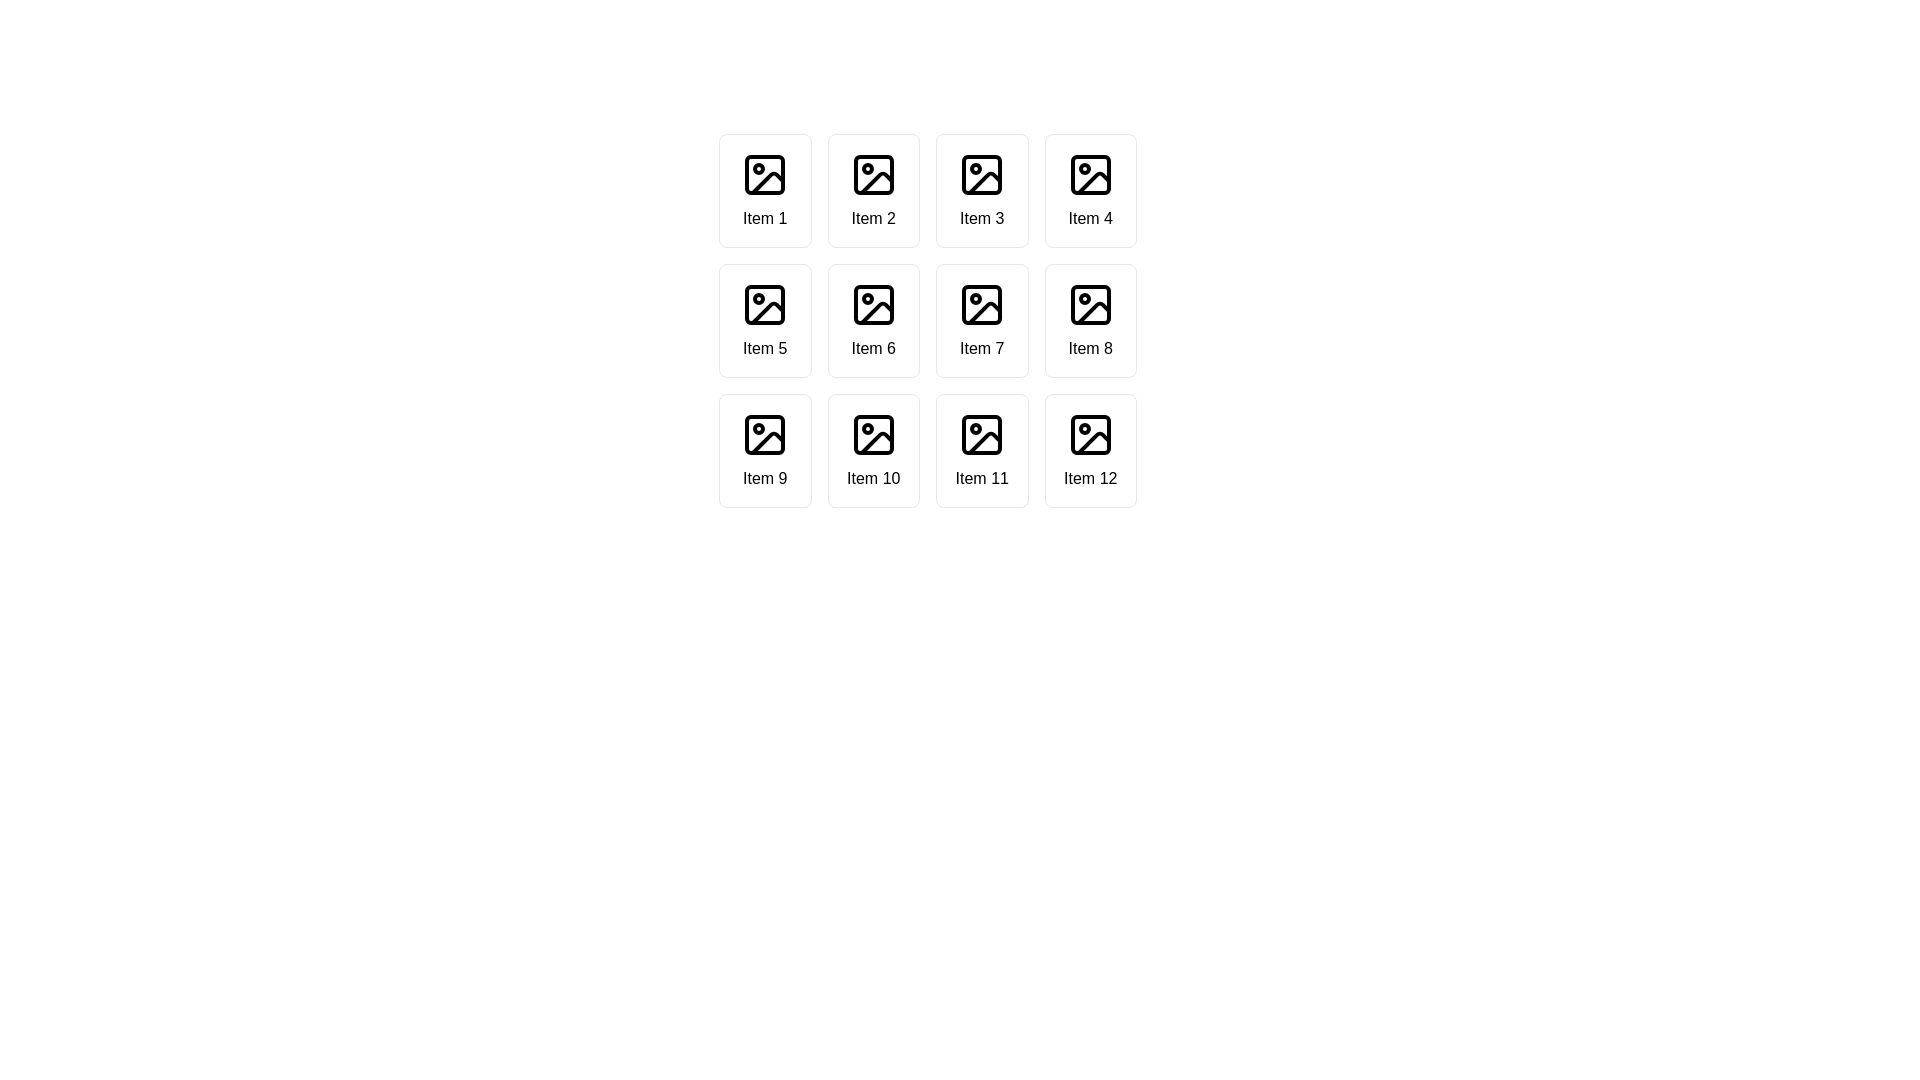 This screenshot has width=1920, height=1080. Describe the element at coordinates (764, 319) in the screenshot. I see `the Card element labeled 'Item 5' in the second row, first column of the grid layout` at that location.